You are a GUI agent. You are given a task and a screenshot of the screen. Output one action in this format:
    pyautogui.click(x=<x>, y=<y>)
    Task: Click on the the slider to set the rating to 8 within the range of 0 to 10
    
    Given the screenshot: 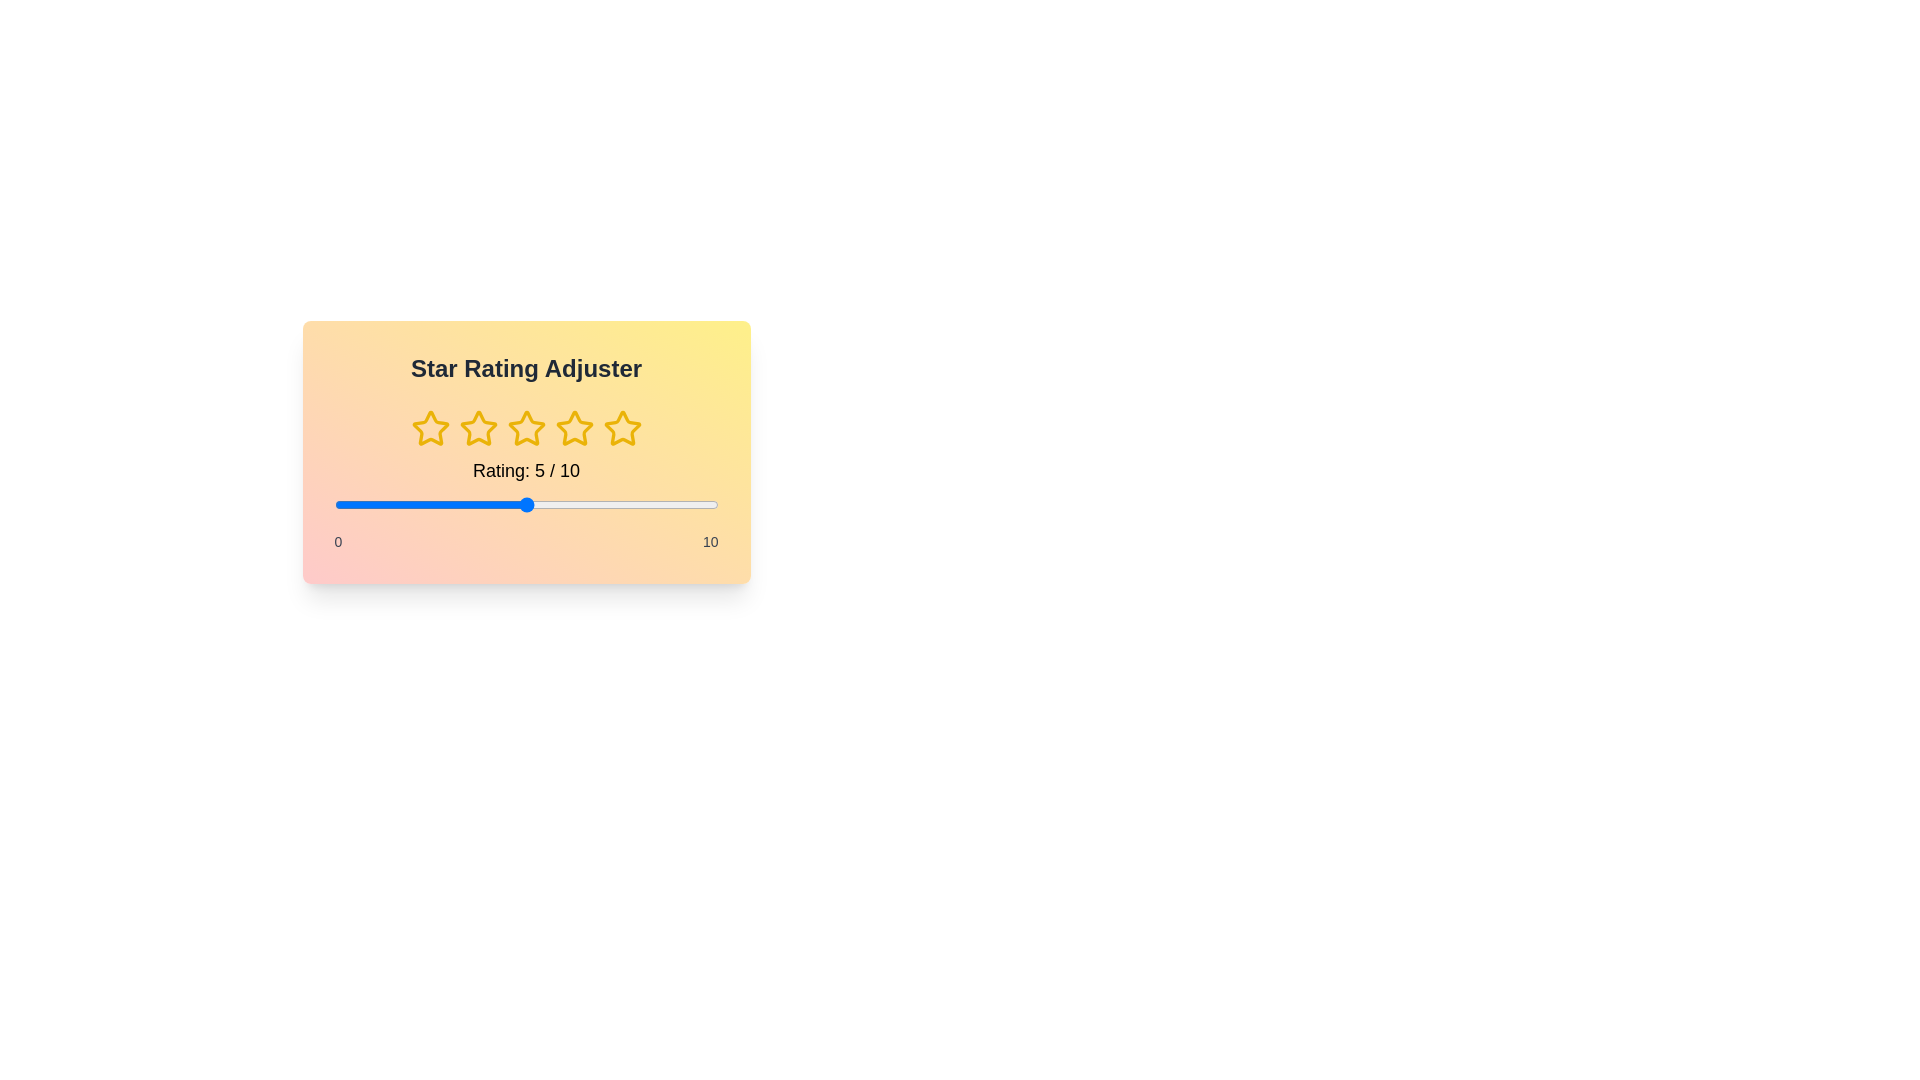 What is the action you would take?
    pyautogui.click(x=641, y=504)
    